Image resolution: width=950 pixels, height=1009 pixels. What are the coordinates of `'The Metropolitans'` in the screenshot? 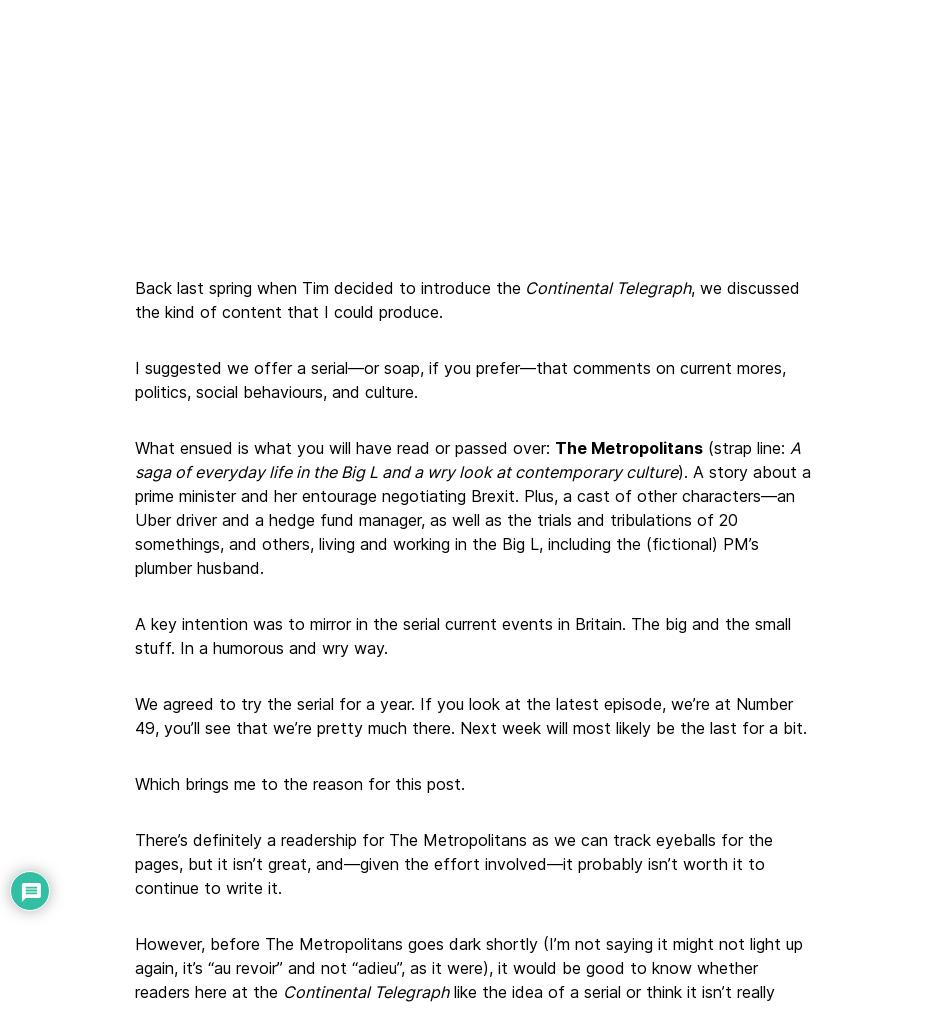 It's located at (628, 445).